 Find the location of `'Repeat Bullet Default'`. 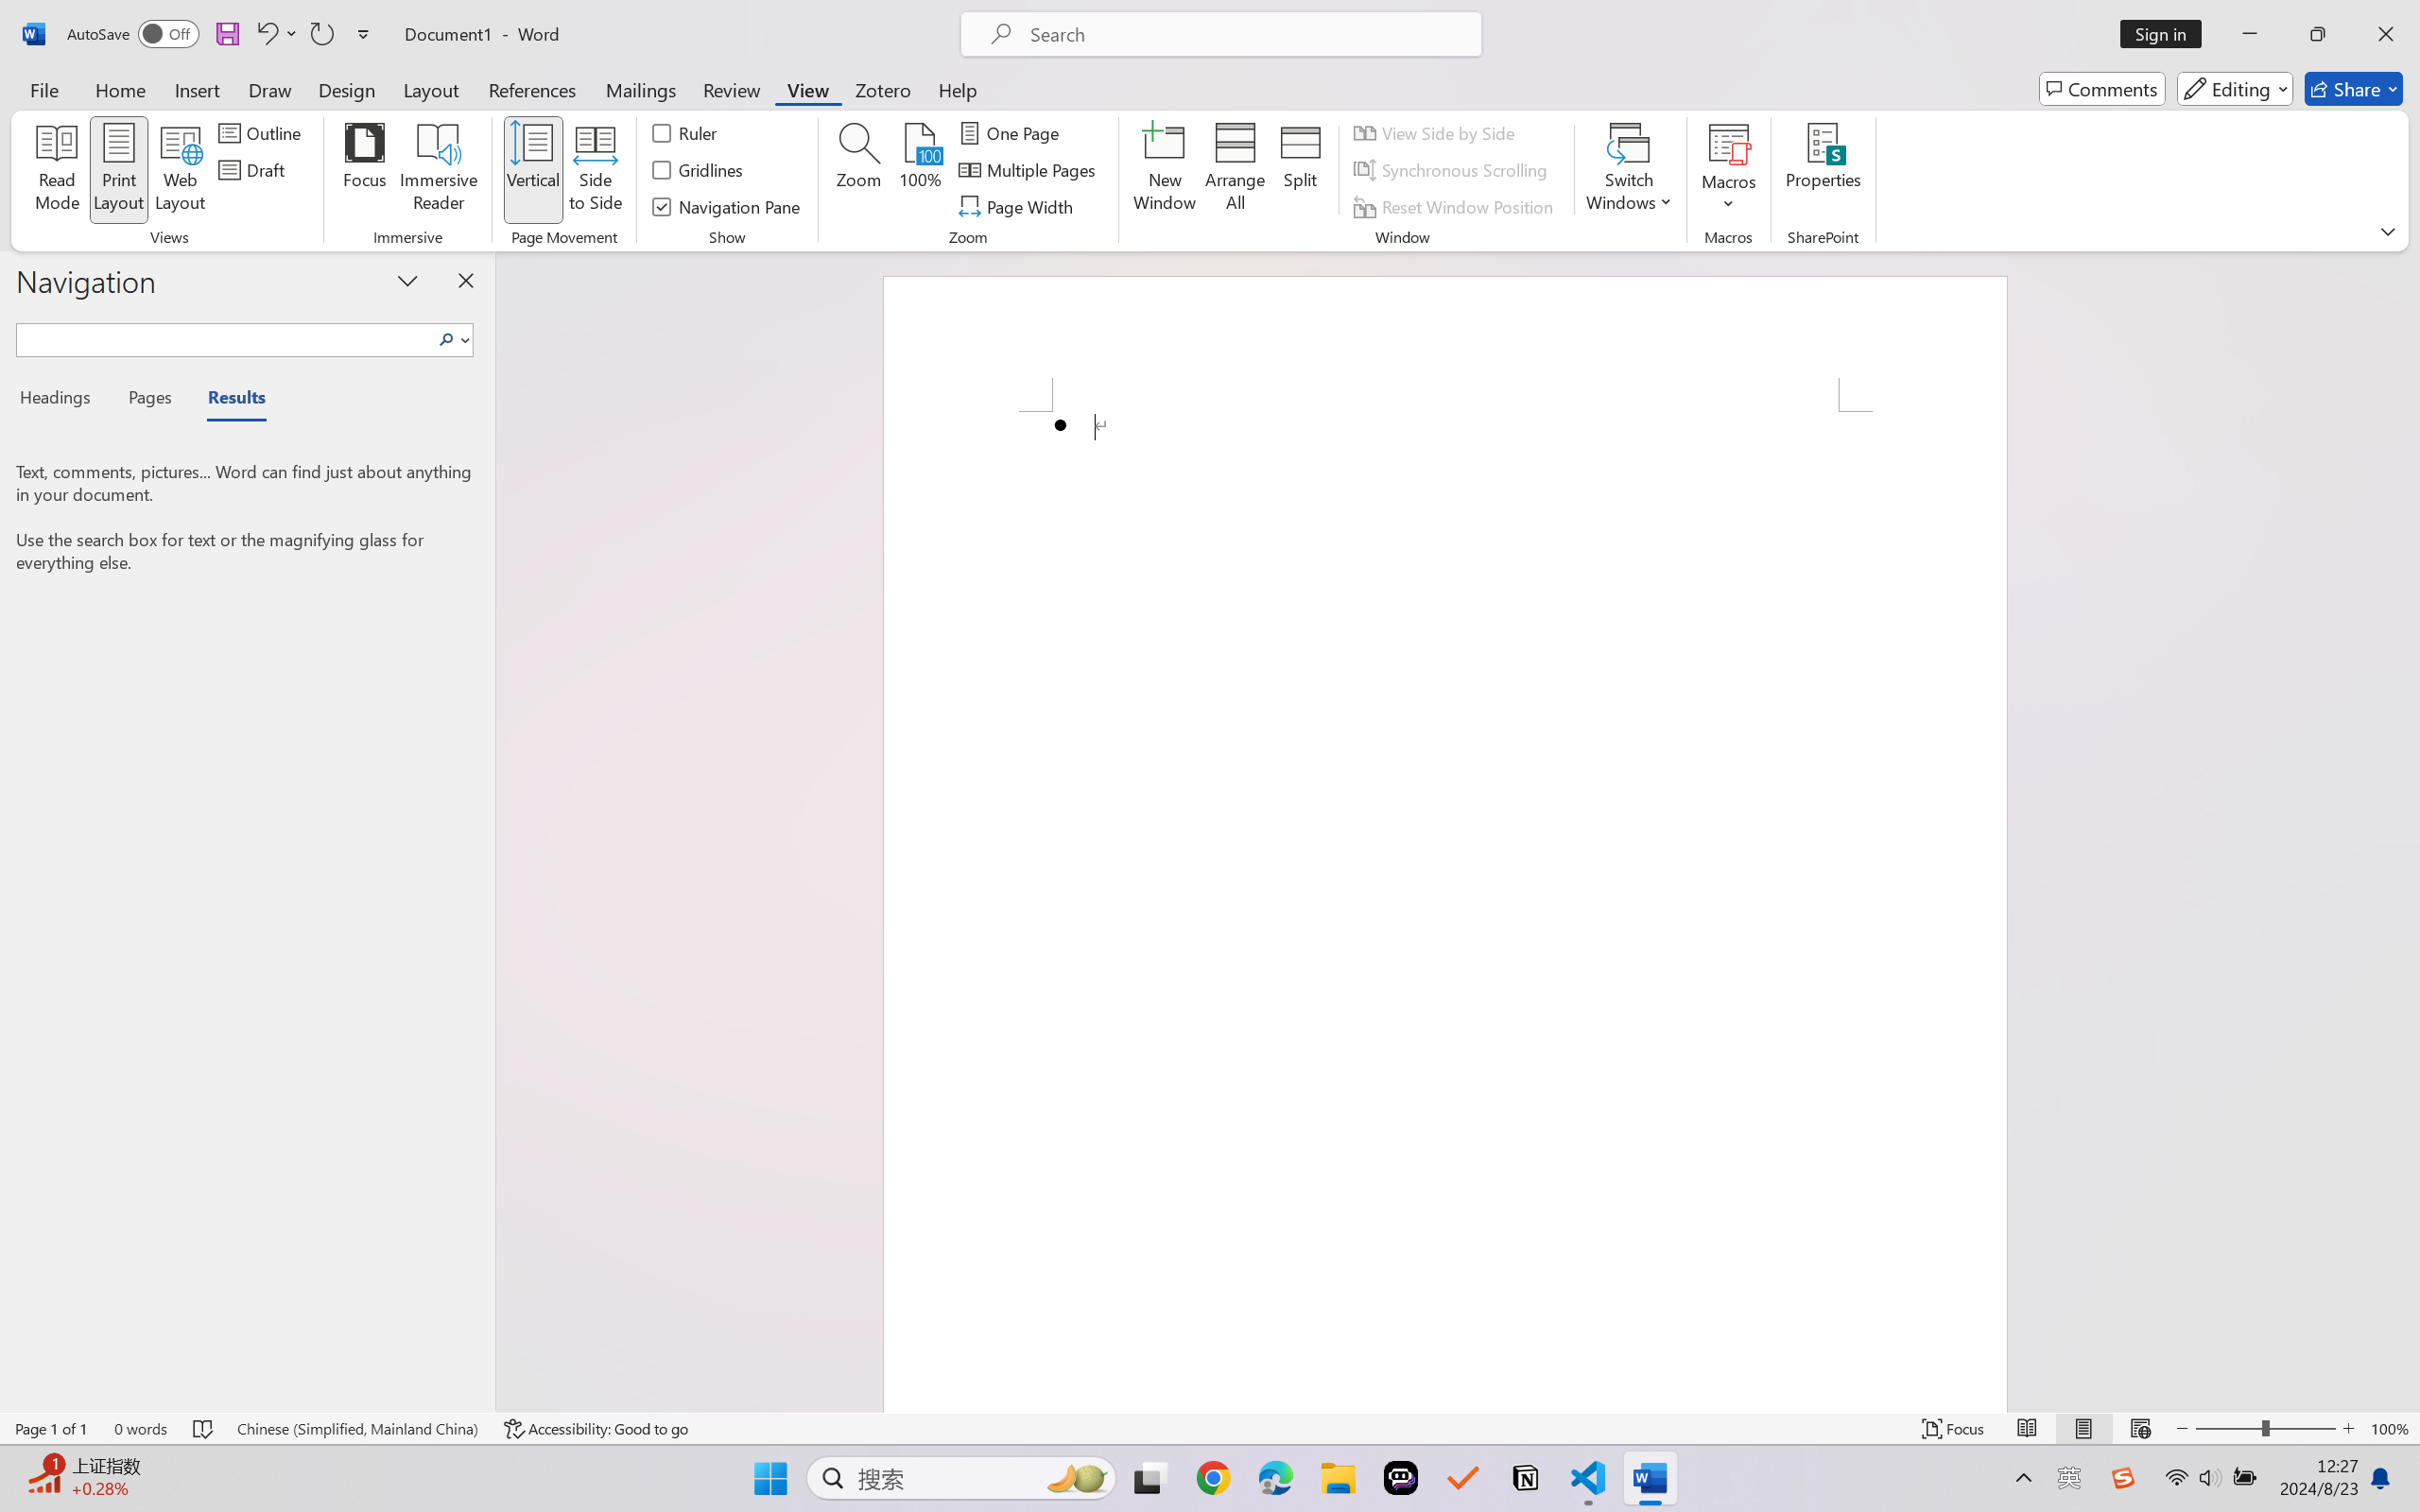

'Repeat Bullet Default' is located at coordinates (320, 33).